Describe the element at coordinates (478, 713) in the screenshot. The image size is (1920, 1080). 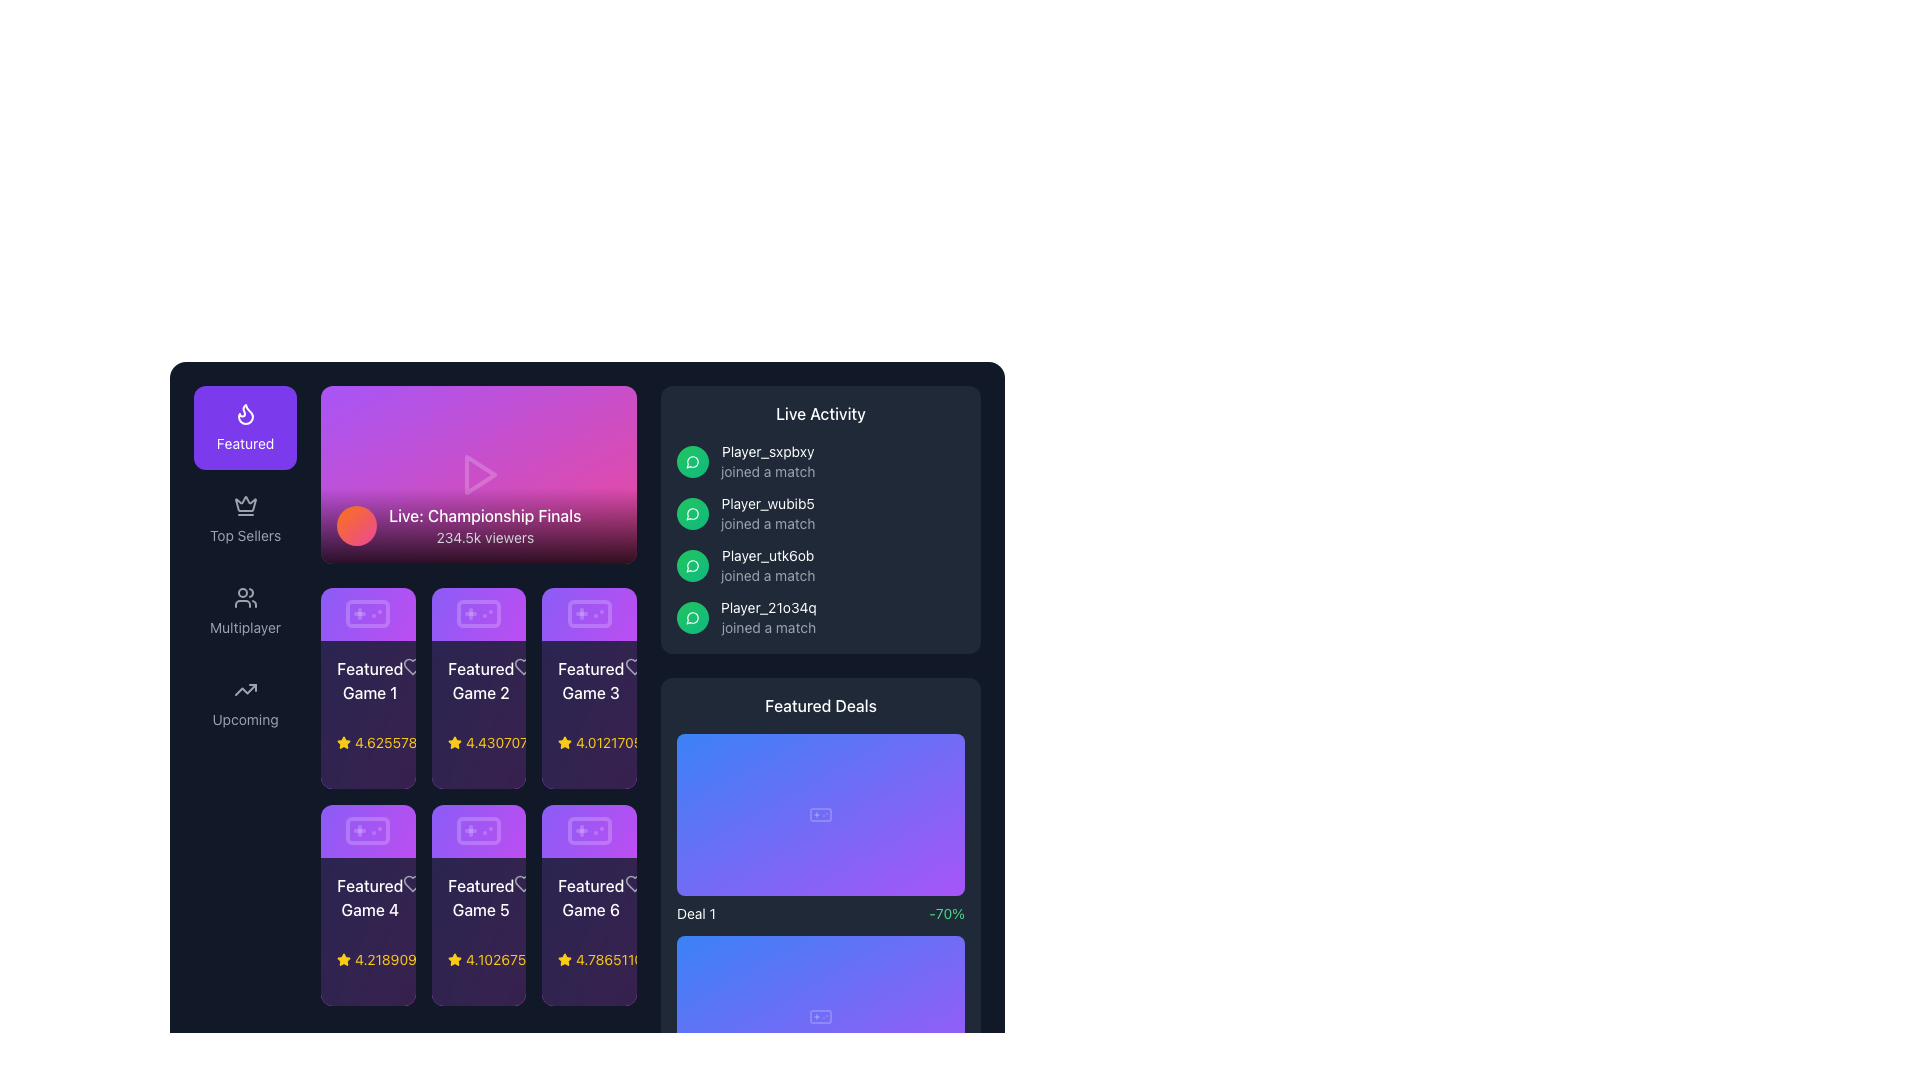
I see `the game Card located in the second column under the 'Featured' category` at that location.